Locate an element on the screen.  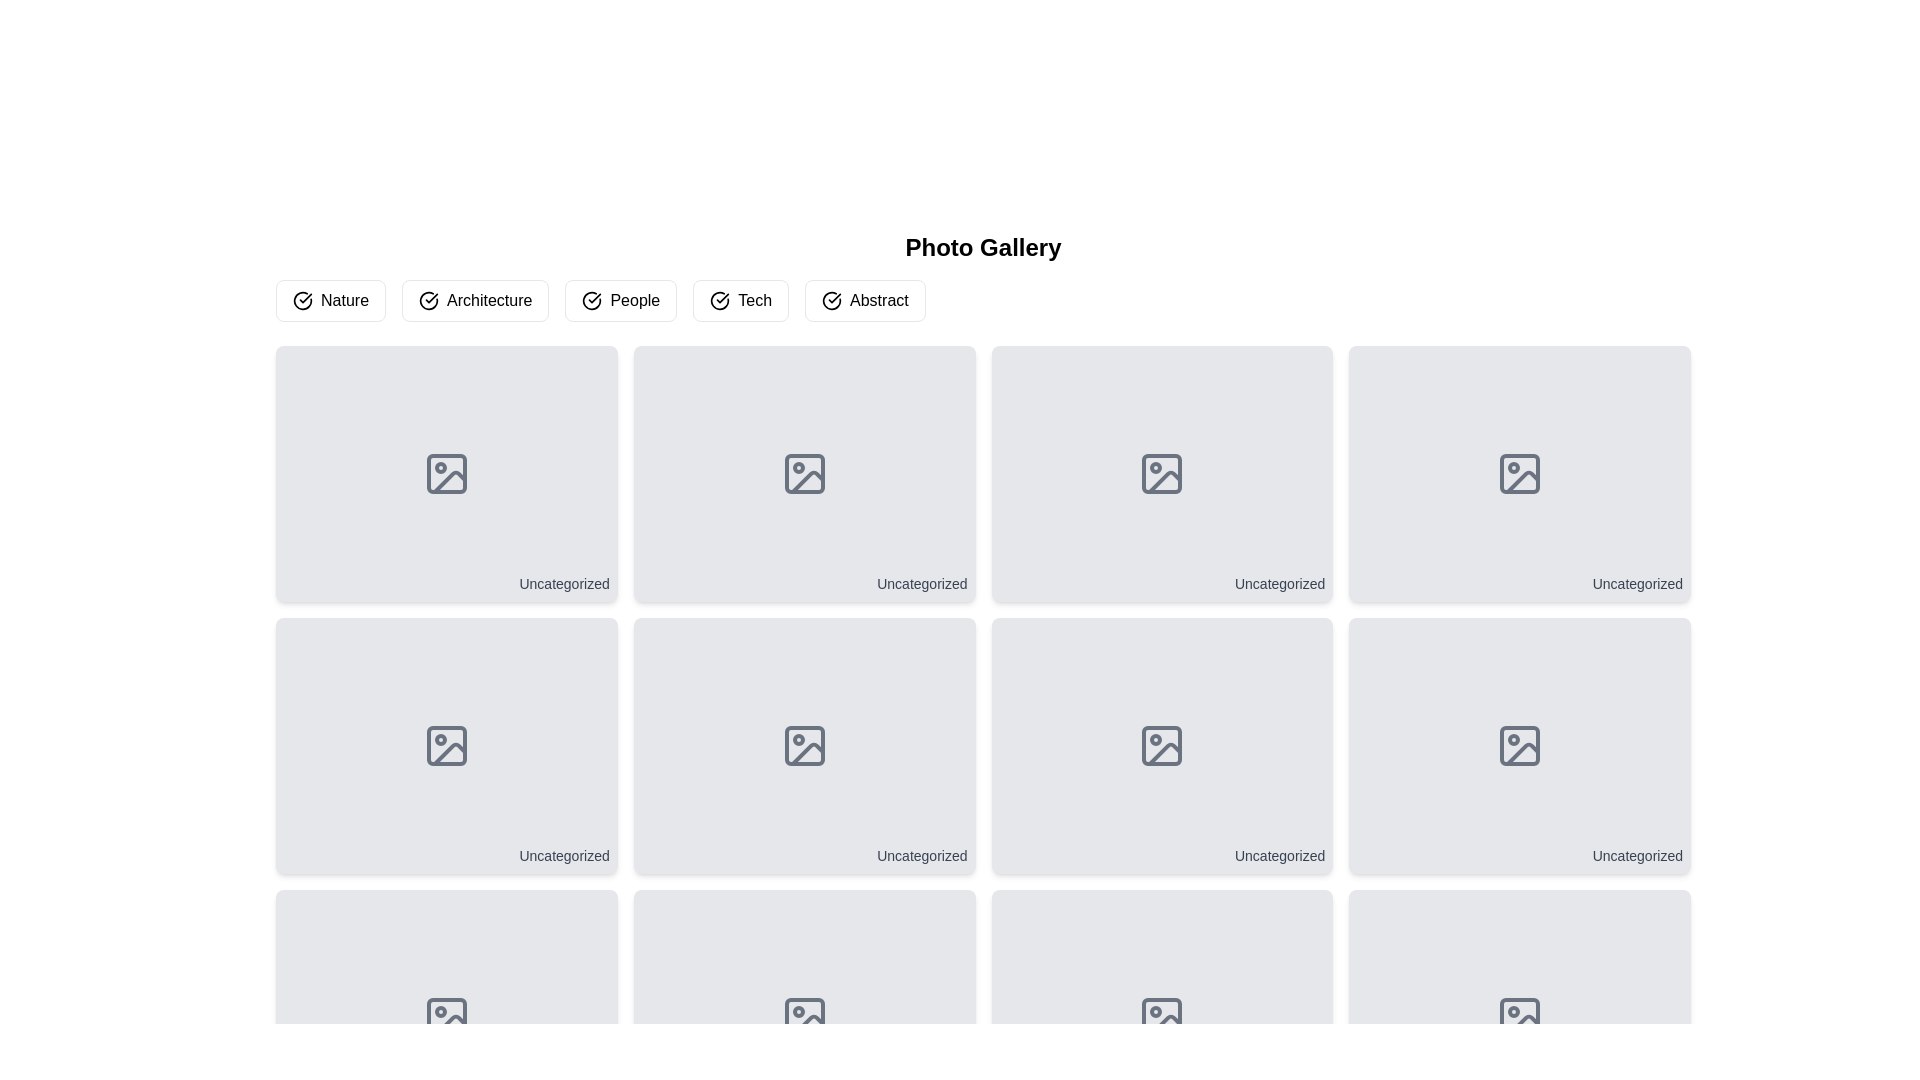
the decorative SVG icon located in the bottom-right corner of the thumbnail grid is located at coordinates (1522, 754).